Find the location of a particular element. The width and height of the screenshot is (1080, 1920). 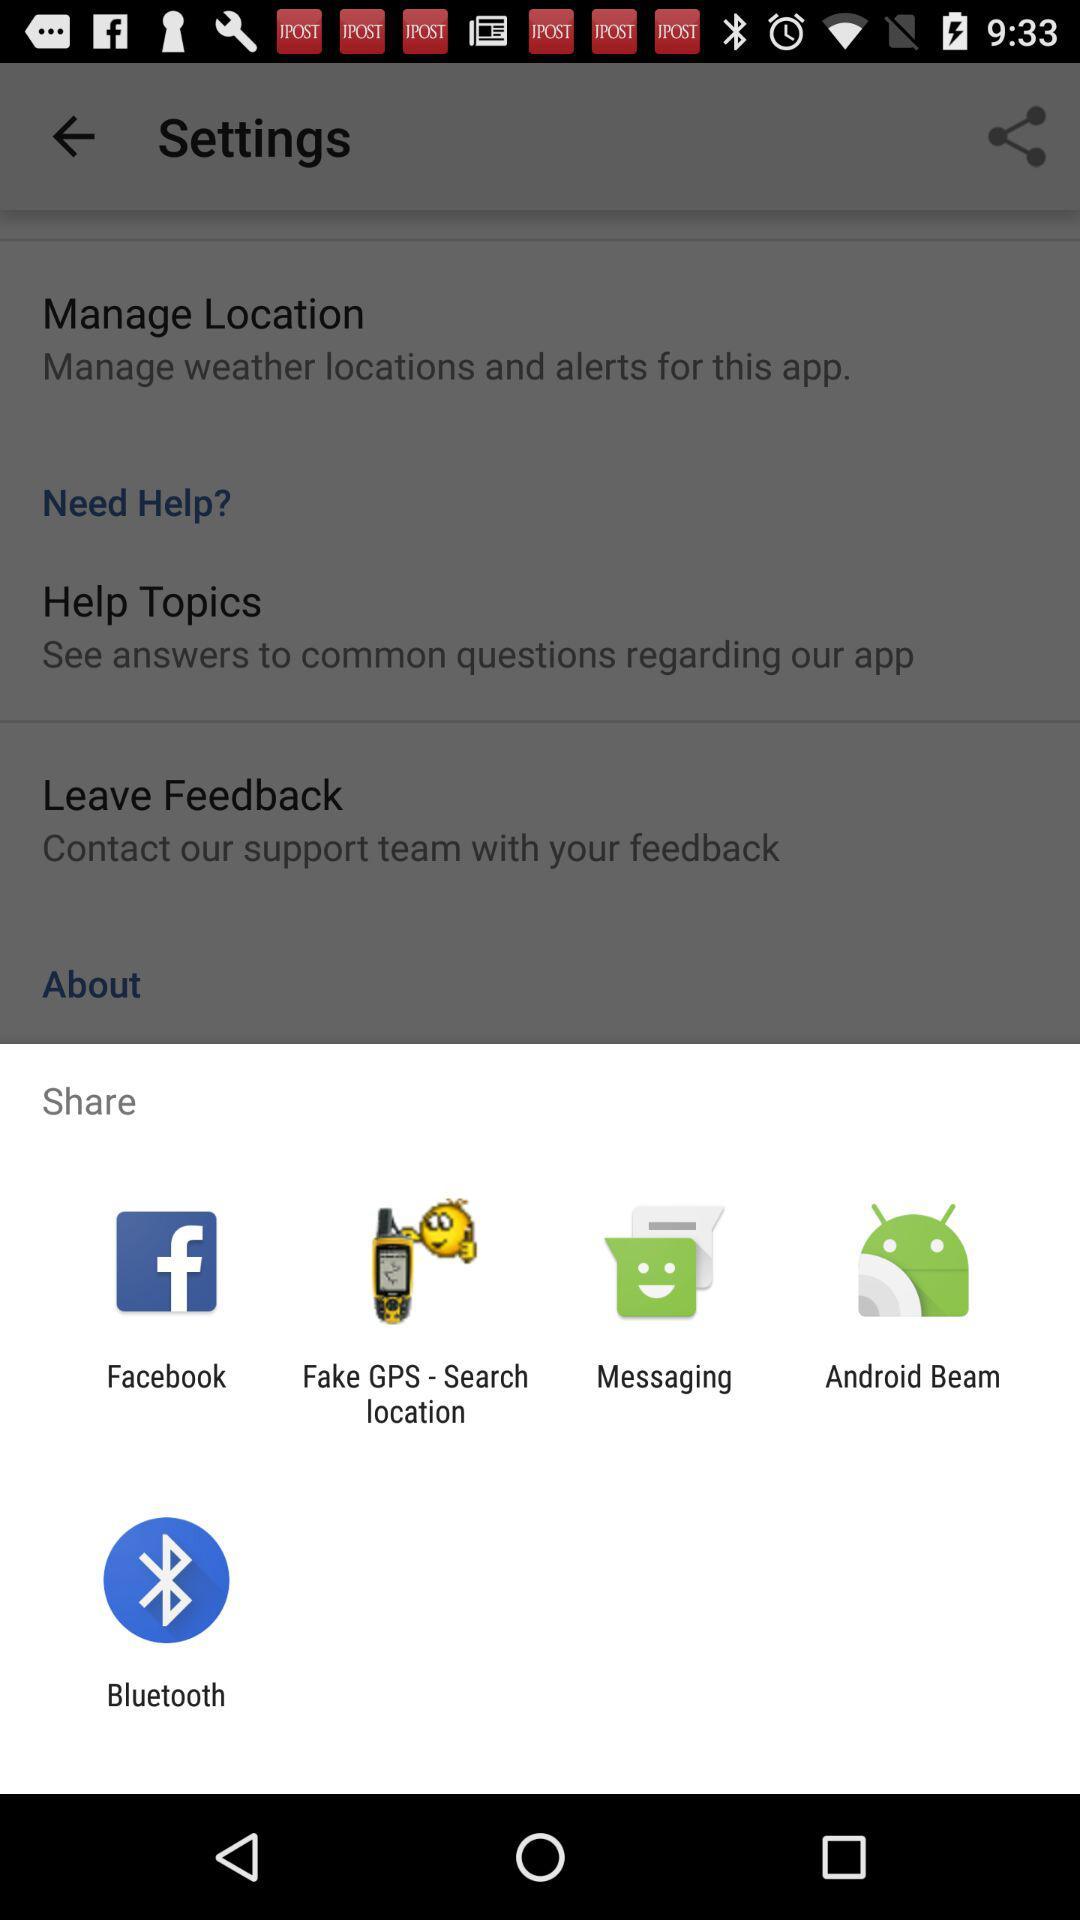

the icon to the left of the fake gps search is located at coordinates (165, 1392).